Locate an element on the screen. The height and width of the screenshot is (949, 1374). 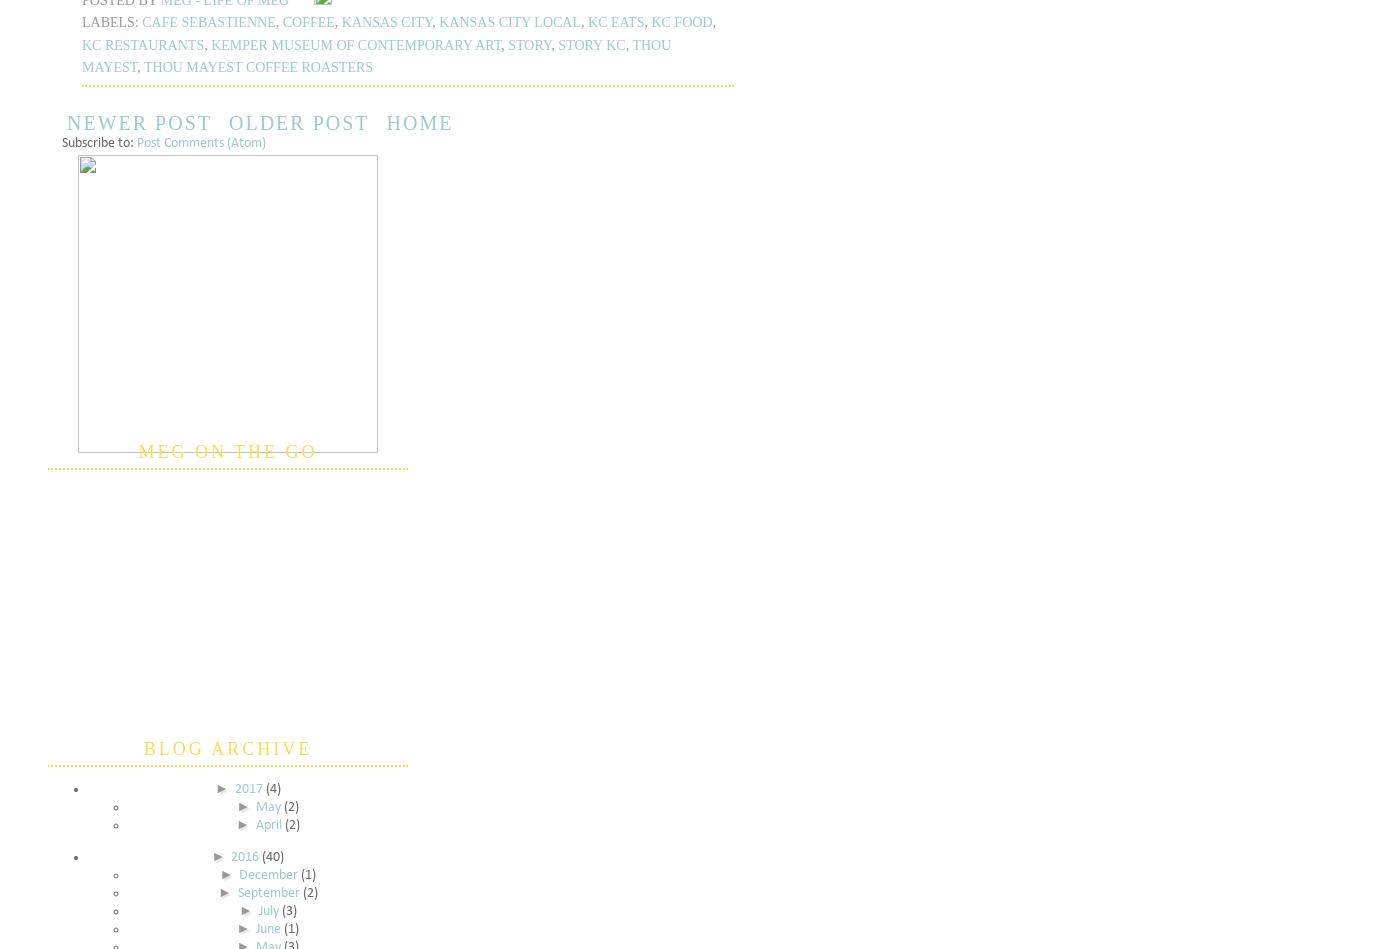
'December' is located at coordinates (268, 874).